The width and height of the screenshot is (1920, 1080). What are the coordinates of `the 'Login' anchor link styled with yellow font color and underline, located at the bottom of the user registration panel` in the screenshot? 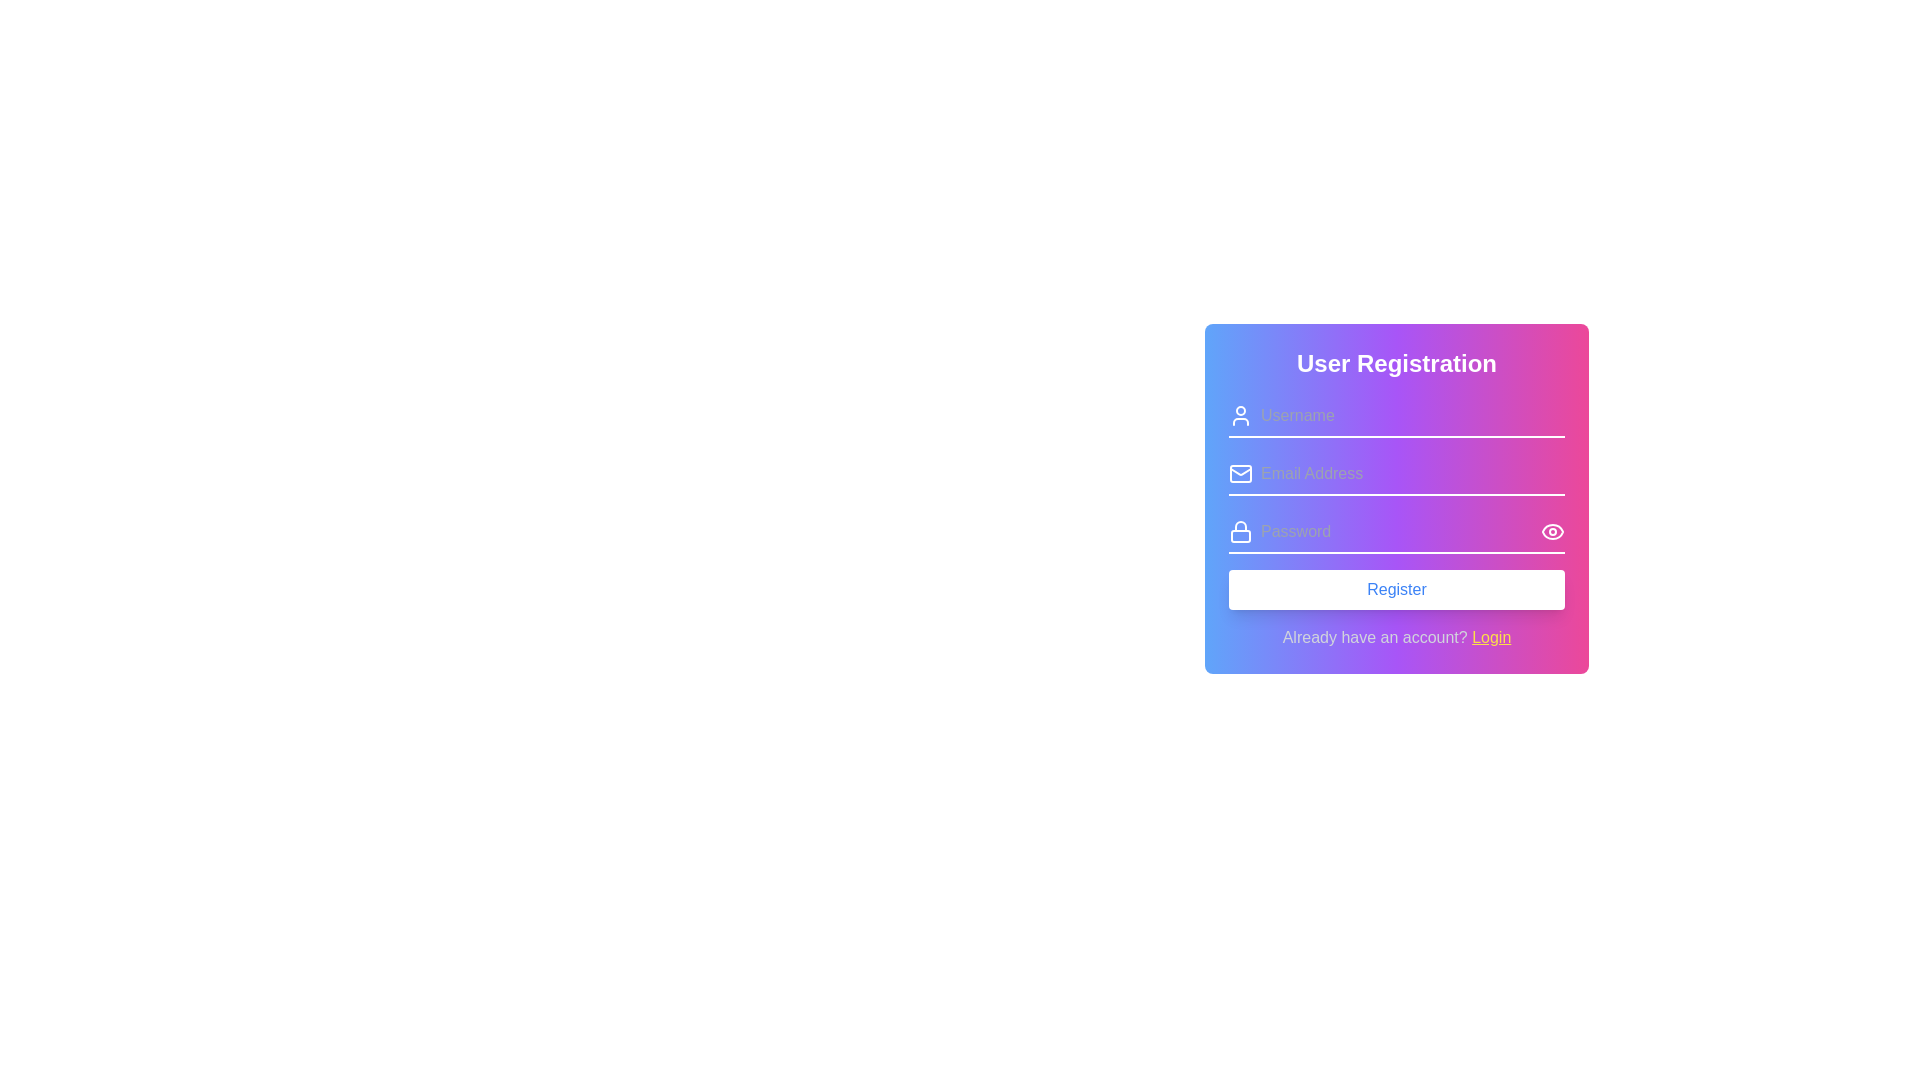 It's located at (1491, 637).